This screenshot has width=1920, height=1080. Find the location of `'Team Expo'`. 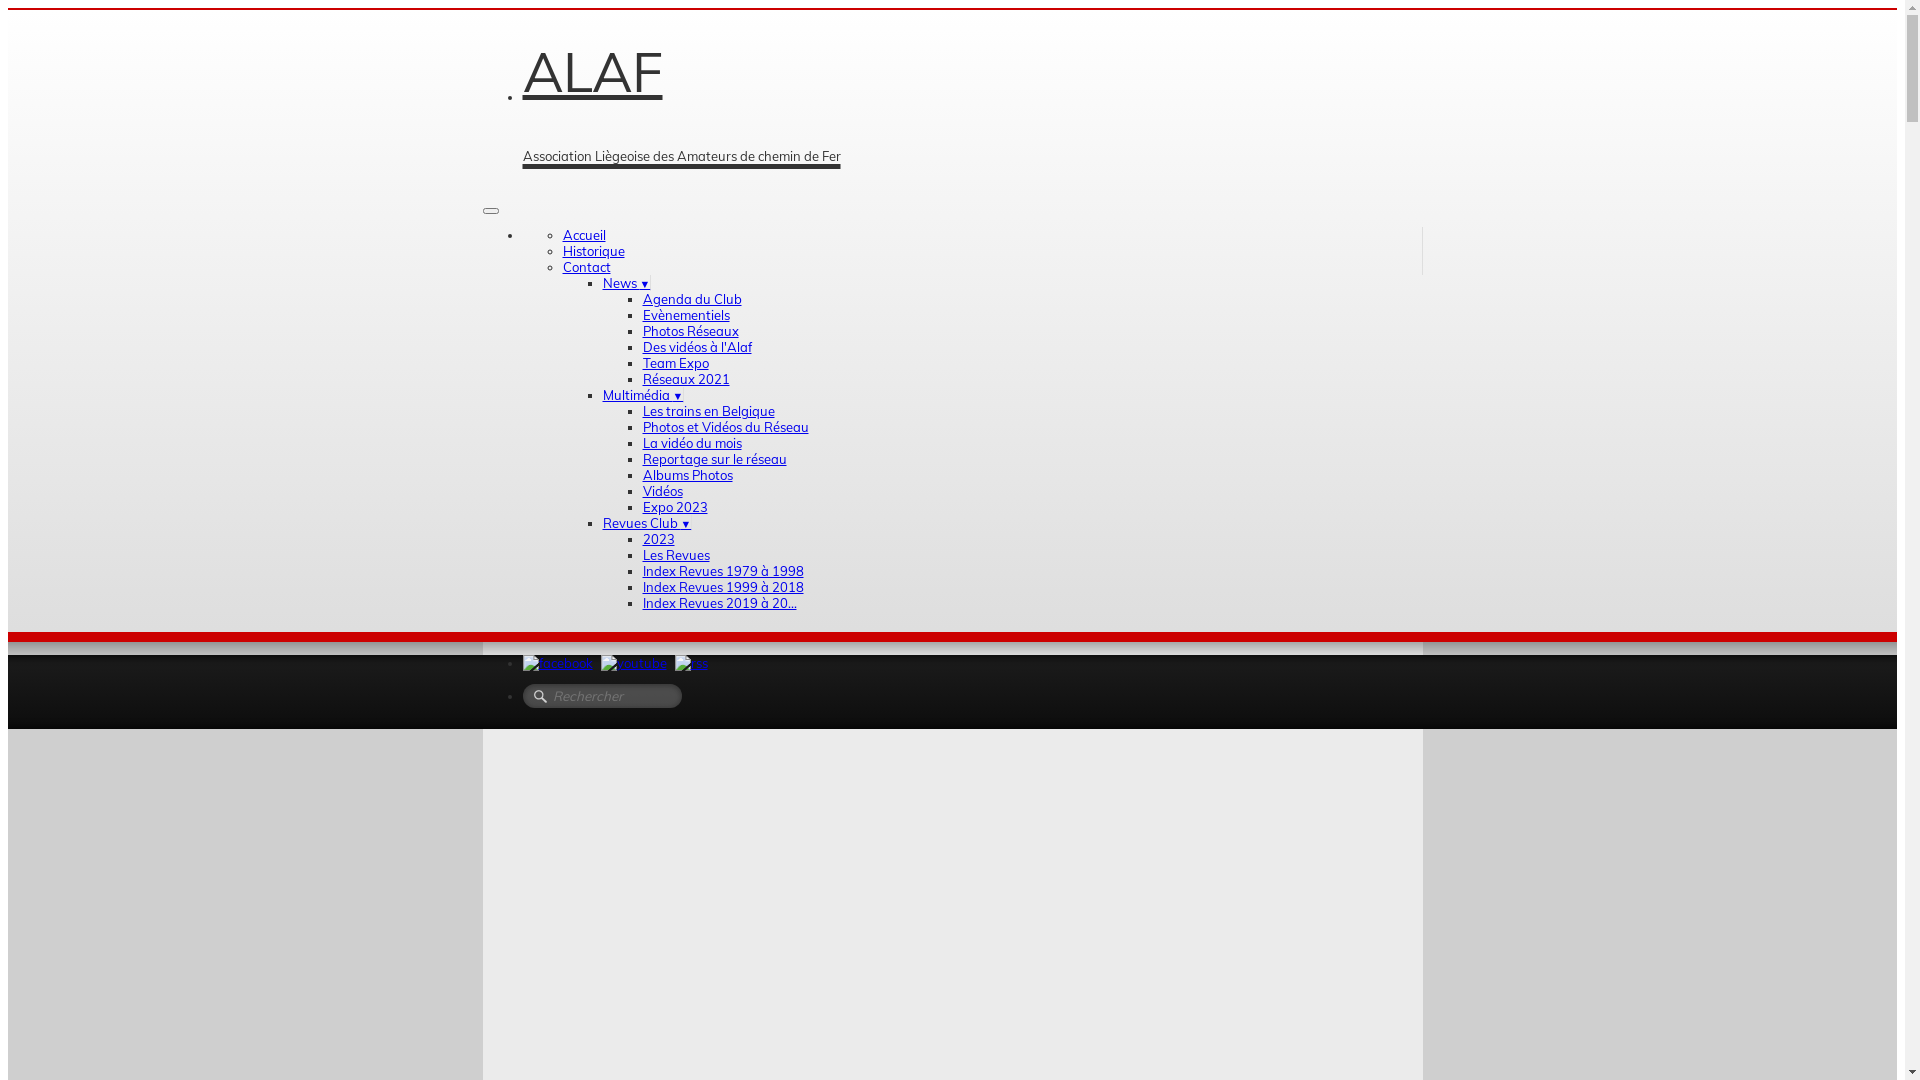

'Team Expo' is located at coordinates (642, 362).